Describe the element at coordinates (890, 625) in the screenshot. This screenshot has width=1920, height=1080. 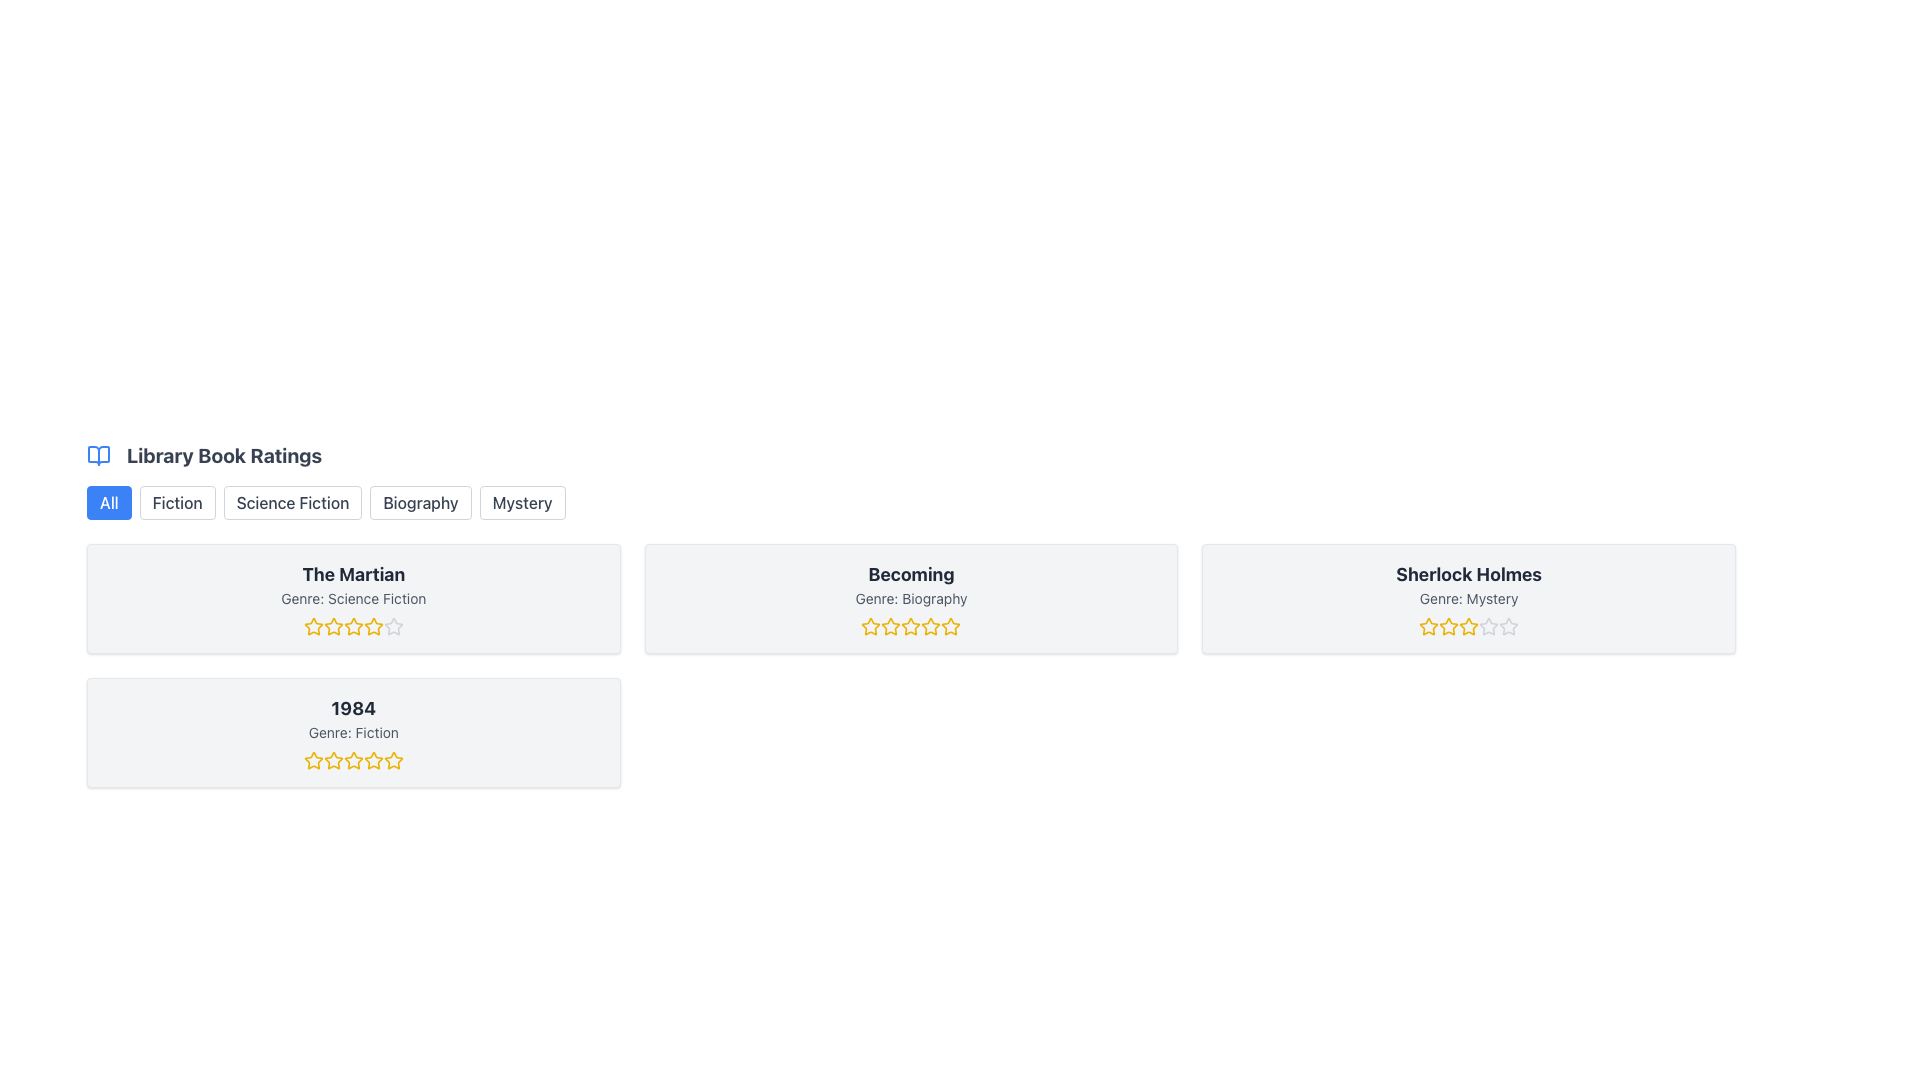
I see `the second star icon in the rating component under the book card titled 'Becoming'` at that location.